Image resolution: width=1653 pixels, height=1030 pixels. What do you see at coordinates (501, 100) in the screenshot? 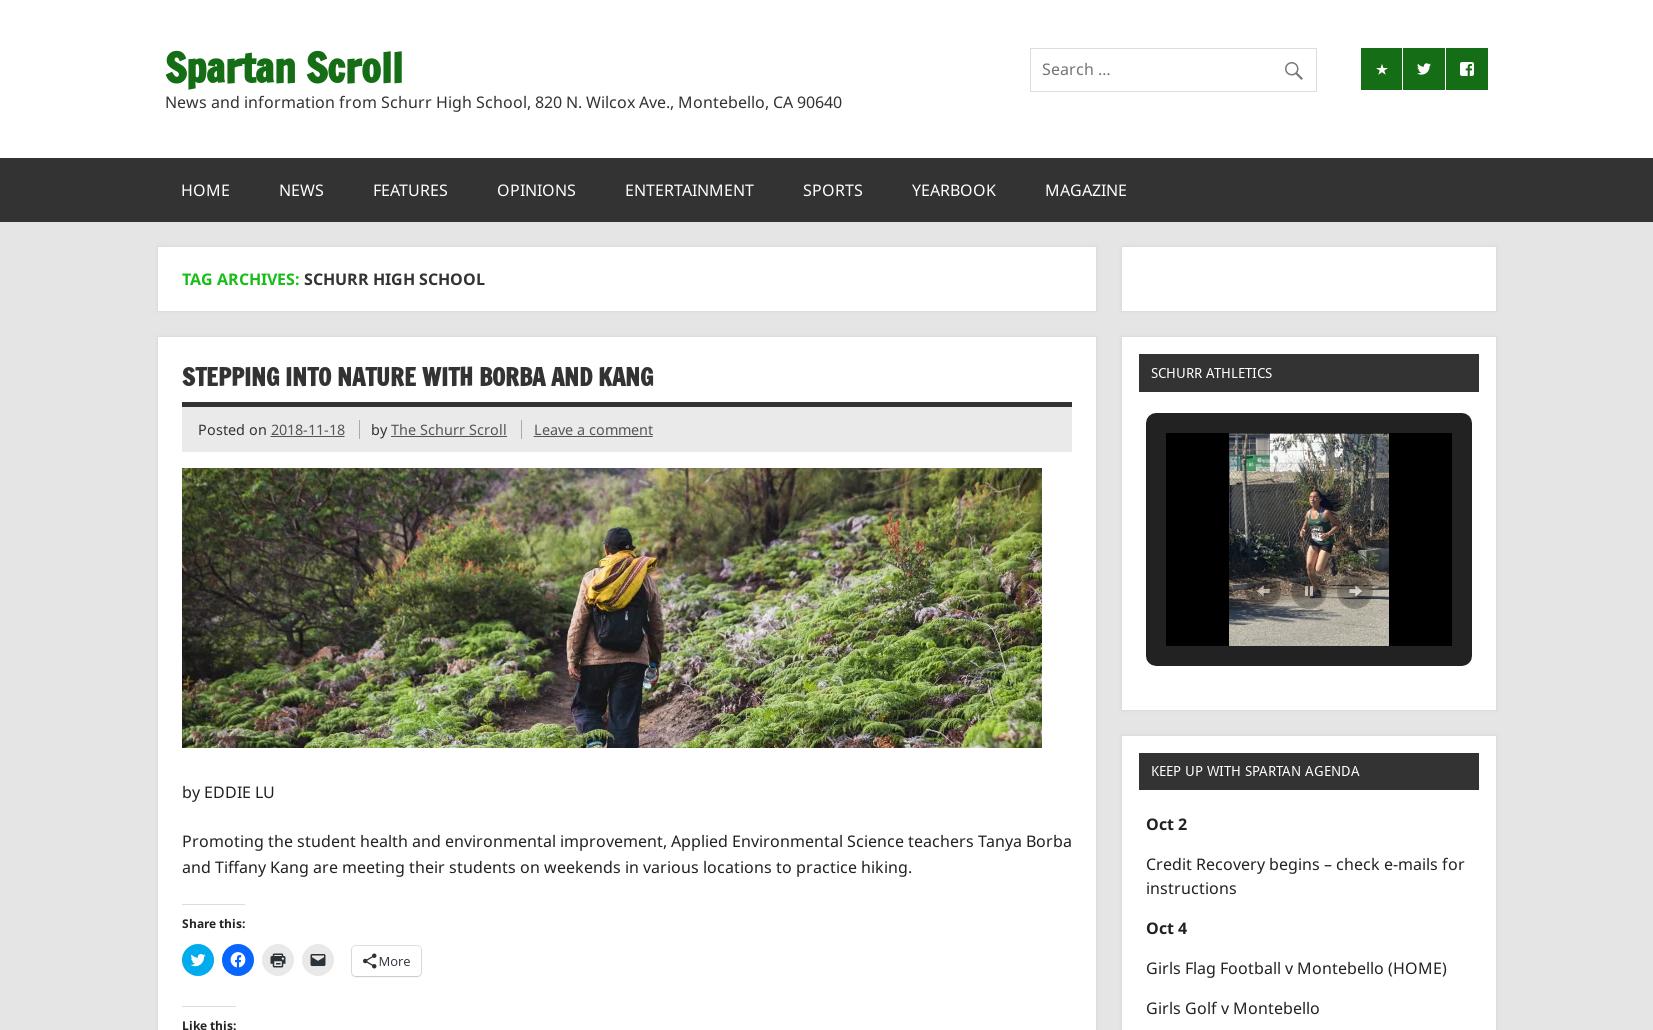
I see `'News and information from Schurr High School, 820 N. Wilcox Ave., Montebello, CA 90640'` at bounding box center [501, 100].